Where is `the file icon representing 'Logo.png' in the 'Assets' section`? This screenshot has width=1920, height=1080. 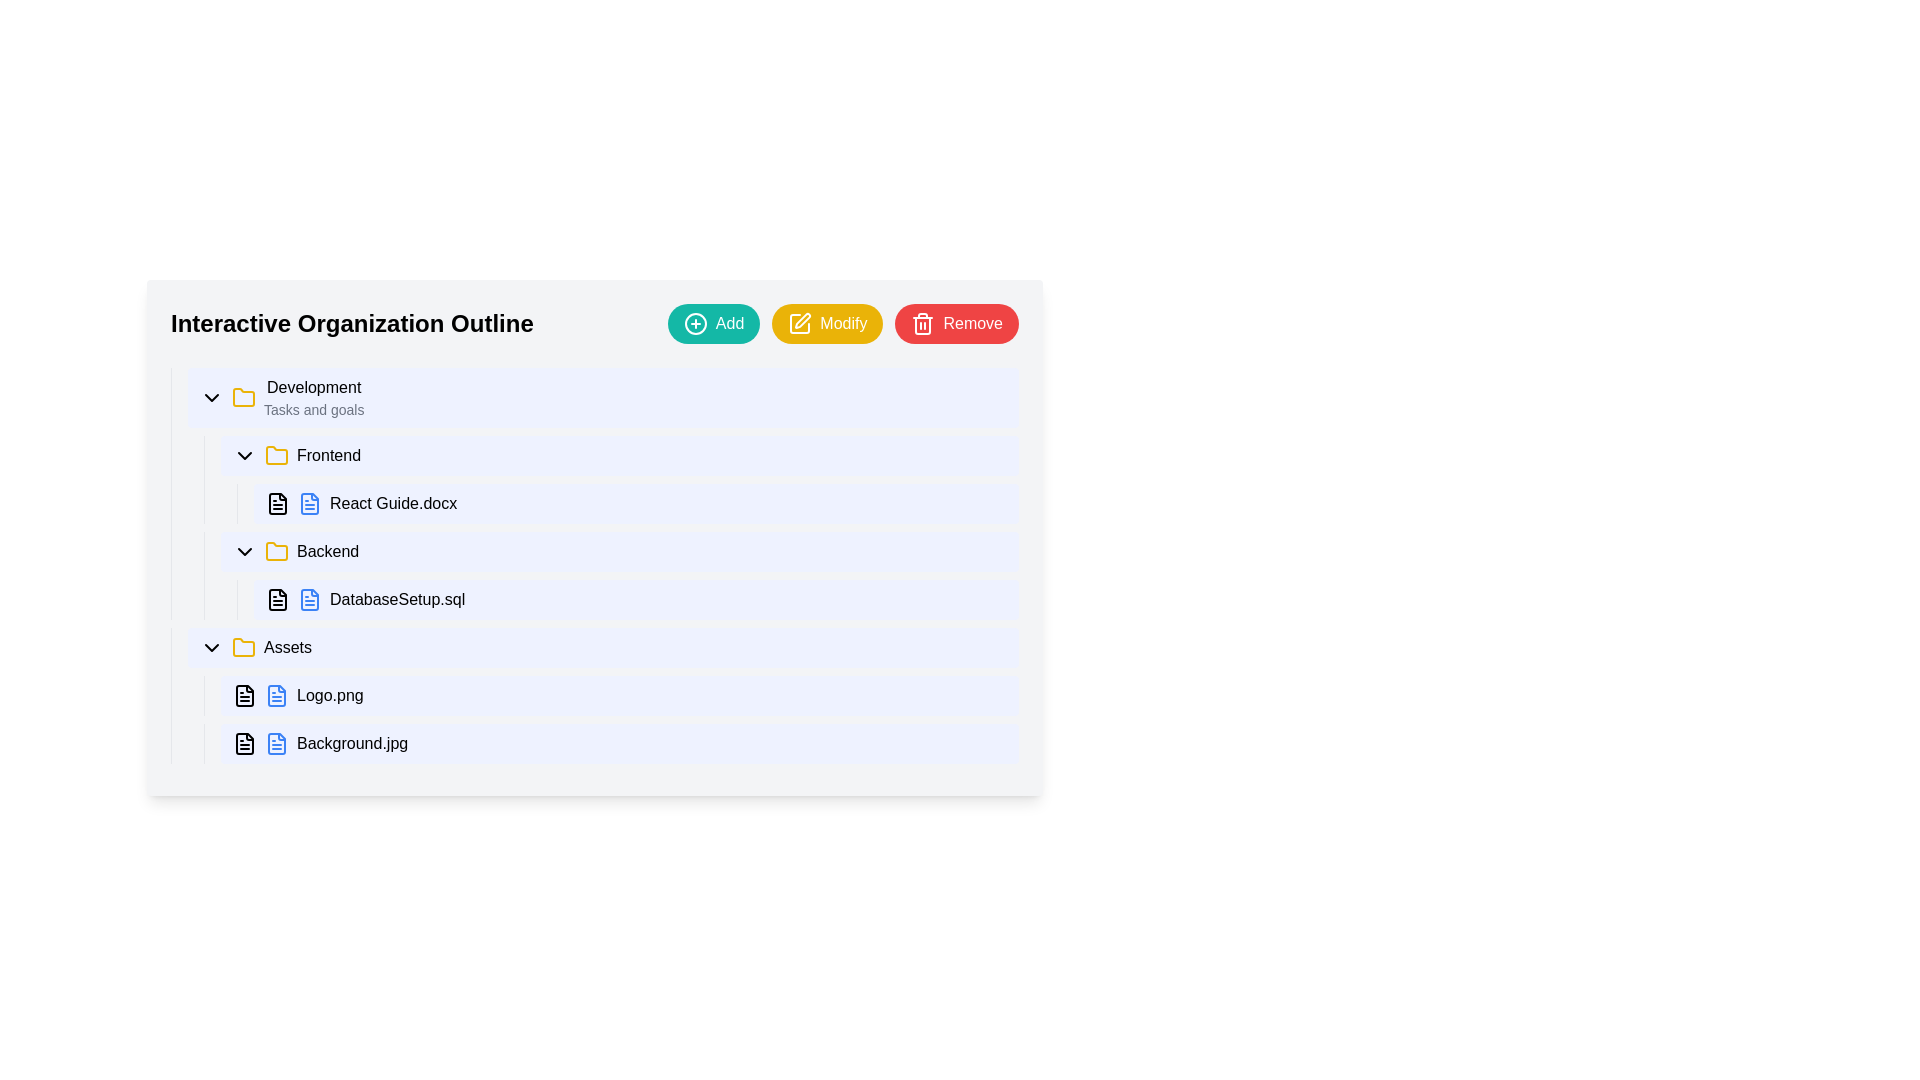 the file icon representing 'Logo.png' in the 'Assets' section is located at coordinates (309, 503).